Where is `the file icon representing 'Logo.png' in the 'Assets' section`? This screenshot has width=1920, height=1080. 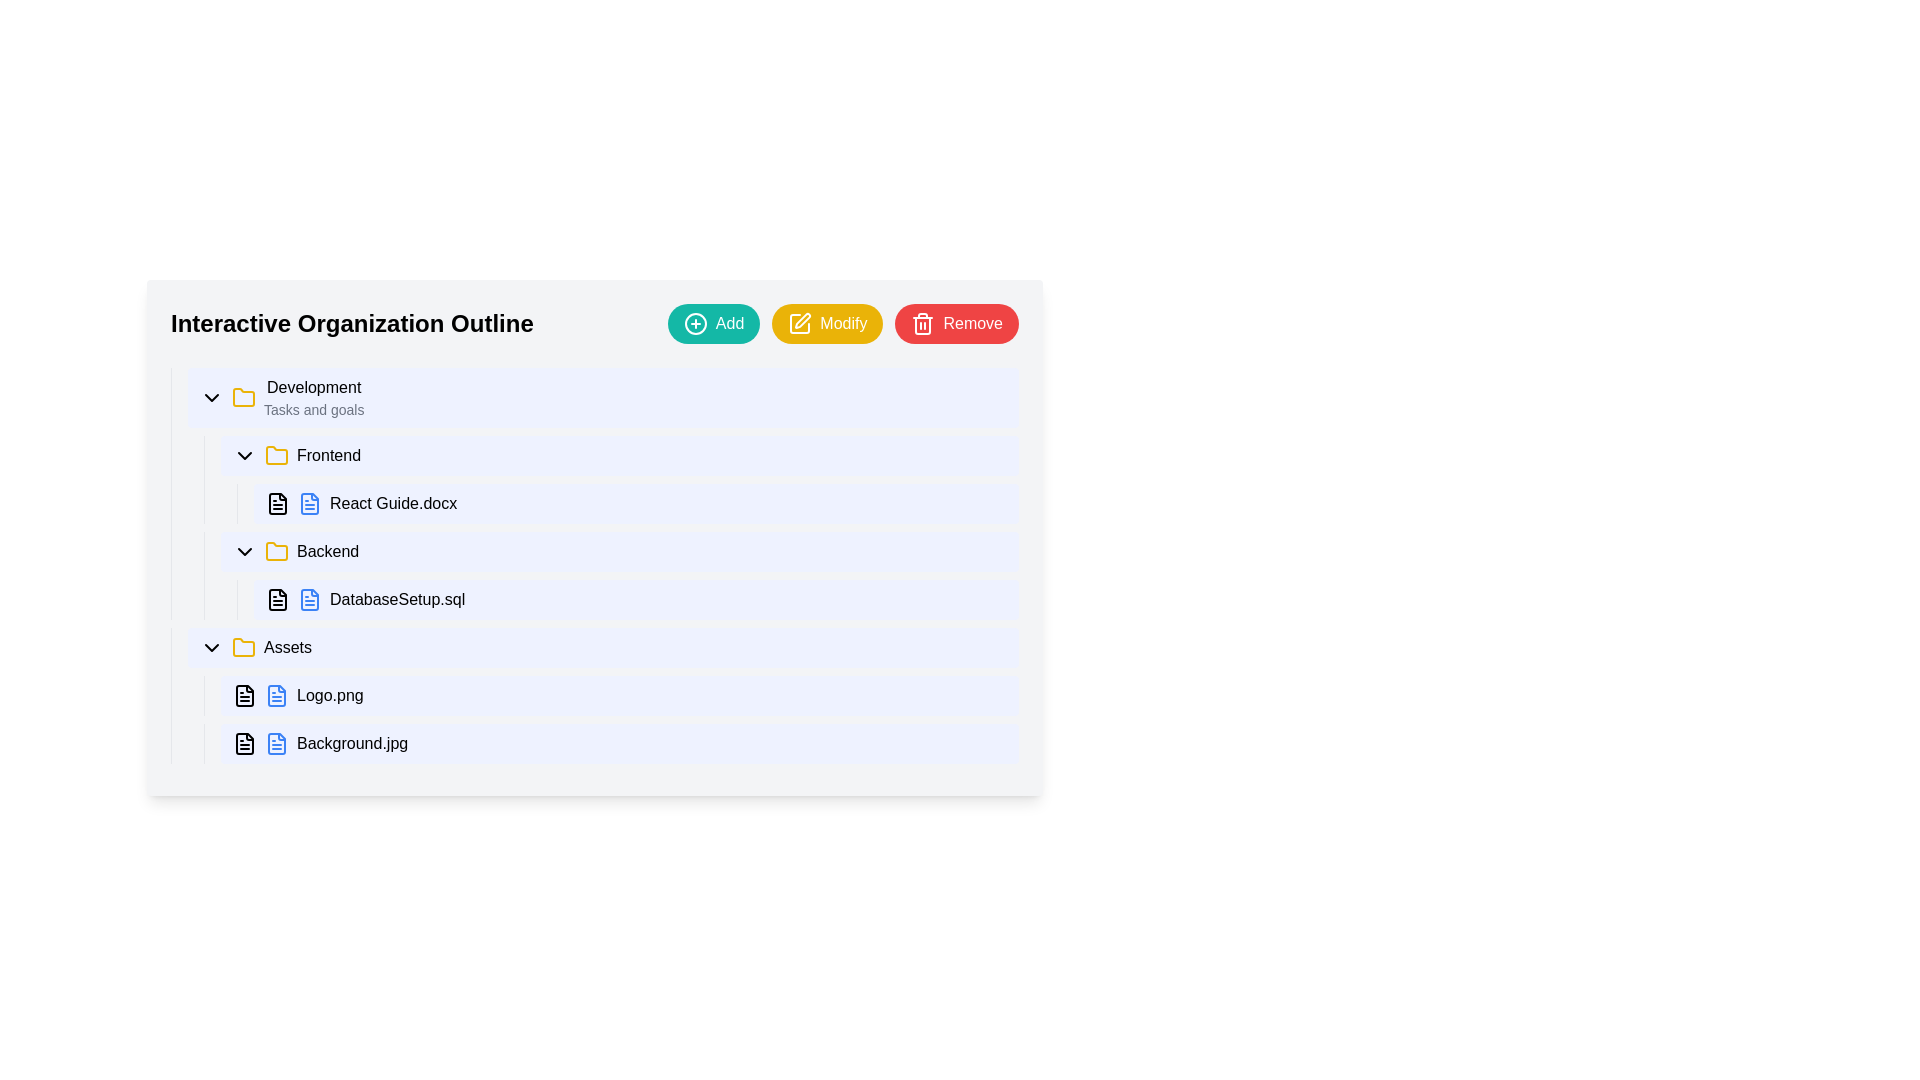 the file icon representing 'Logo.png' in the 'Assets' section is located at coordinates (309, 503).